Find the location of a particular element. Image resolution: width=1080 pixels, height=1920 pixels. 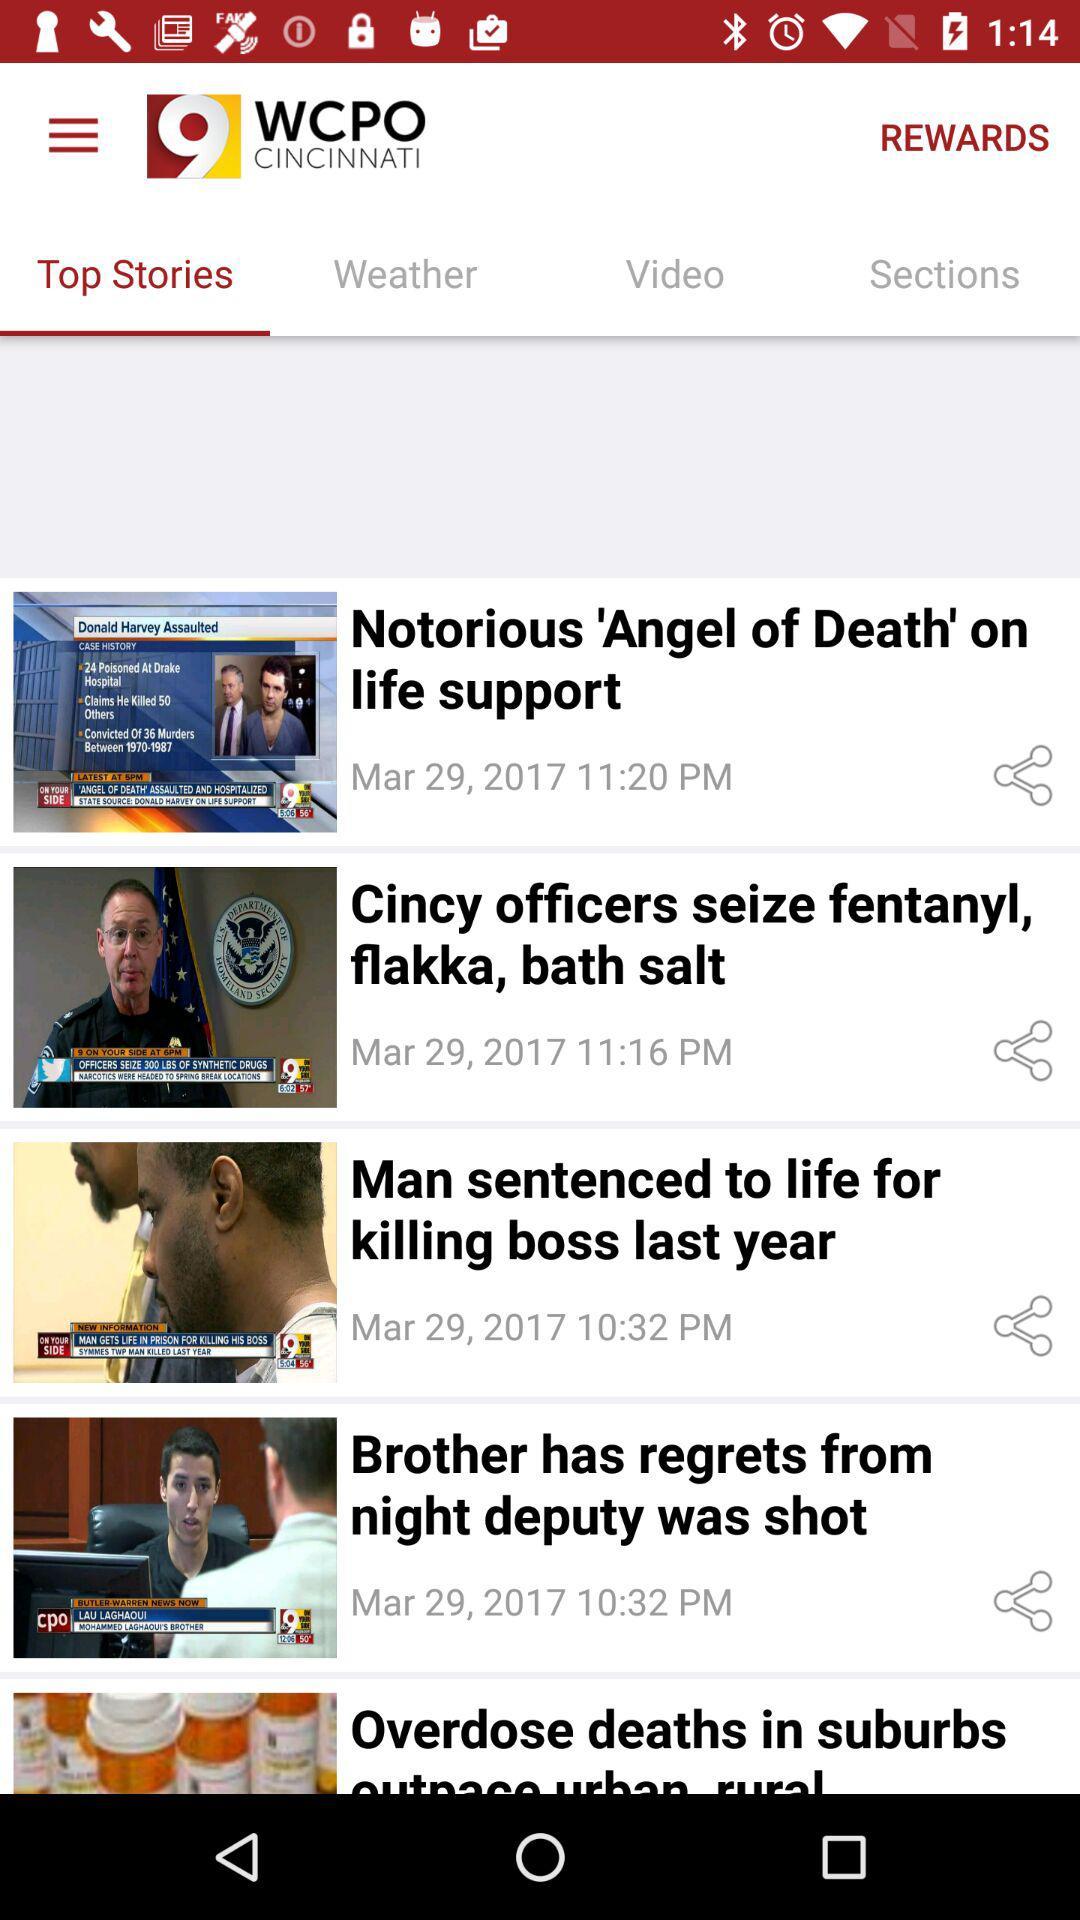

share the article is located at coordinates (1027, 1601).